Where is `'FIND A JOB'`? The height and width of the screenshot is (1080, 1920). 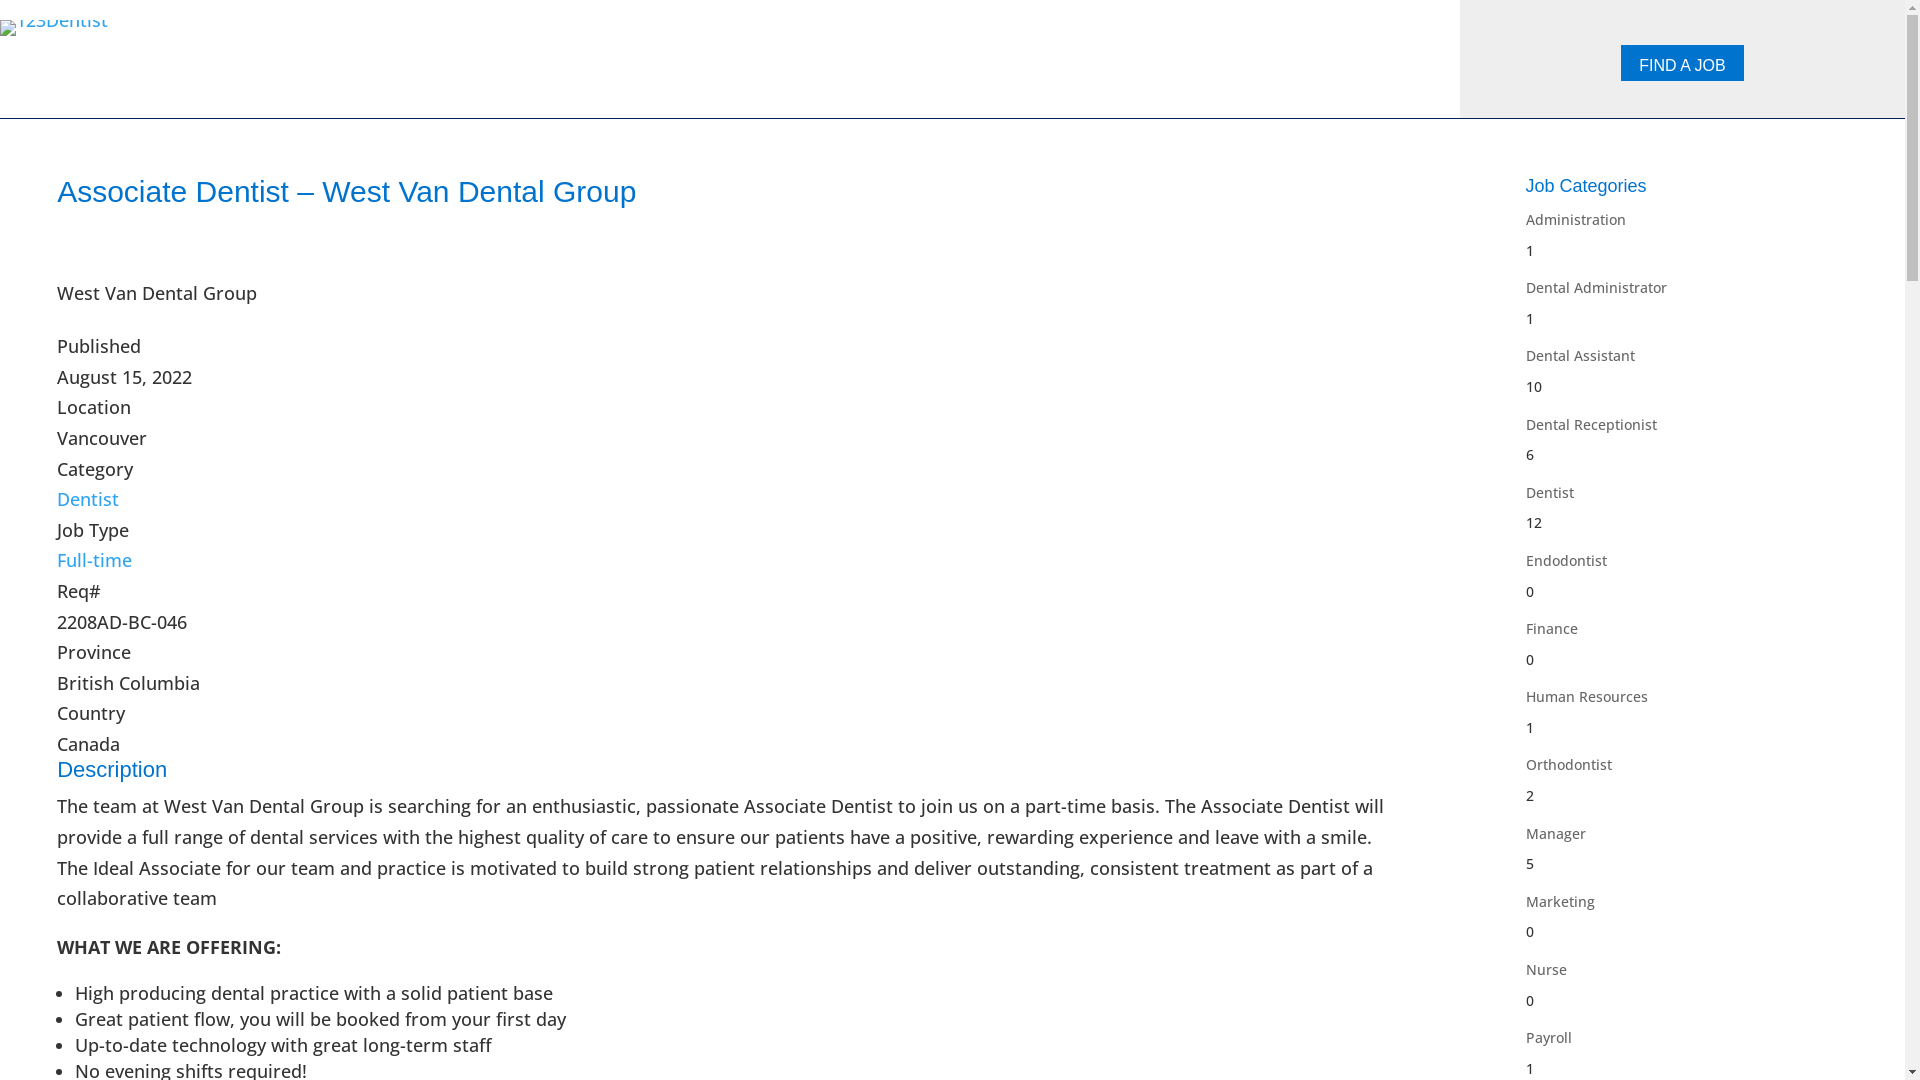 'FIND A JOB' is located at coordinates (1621, 61).